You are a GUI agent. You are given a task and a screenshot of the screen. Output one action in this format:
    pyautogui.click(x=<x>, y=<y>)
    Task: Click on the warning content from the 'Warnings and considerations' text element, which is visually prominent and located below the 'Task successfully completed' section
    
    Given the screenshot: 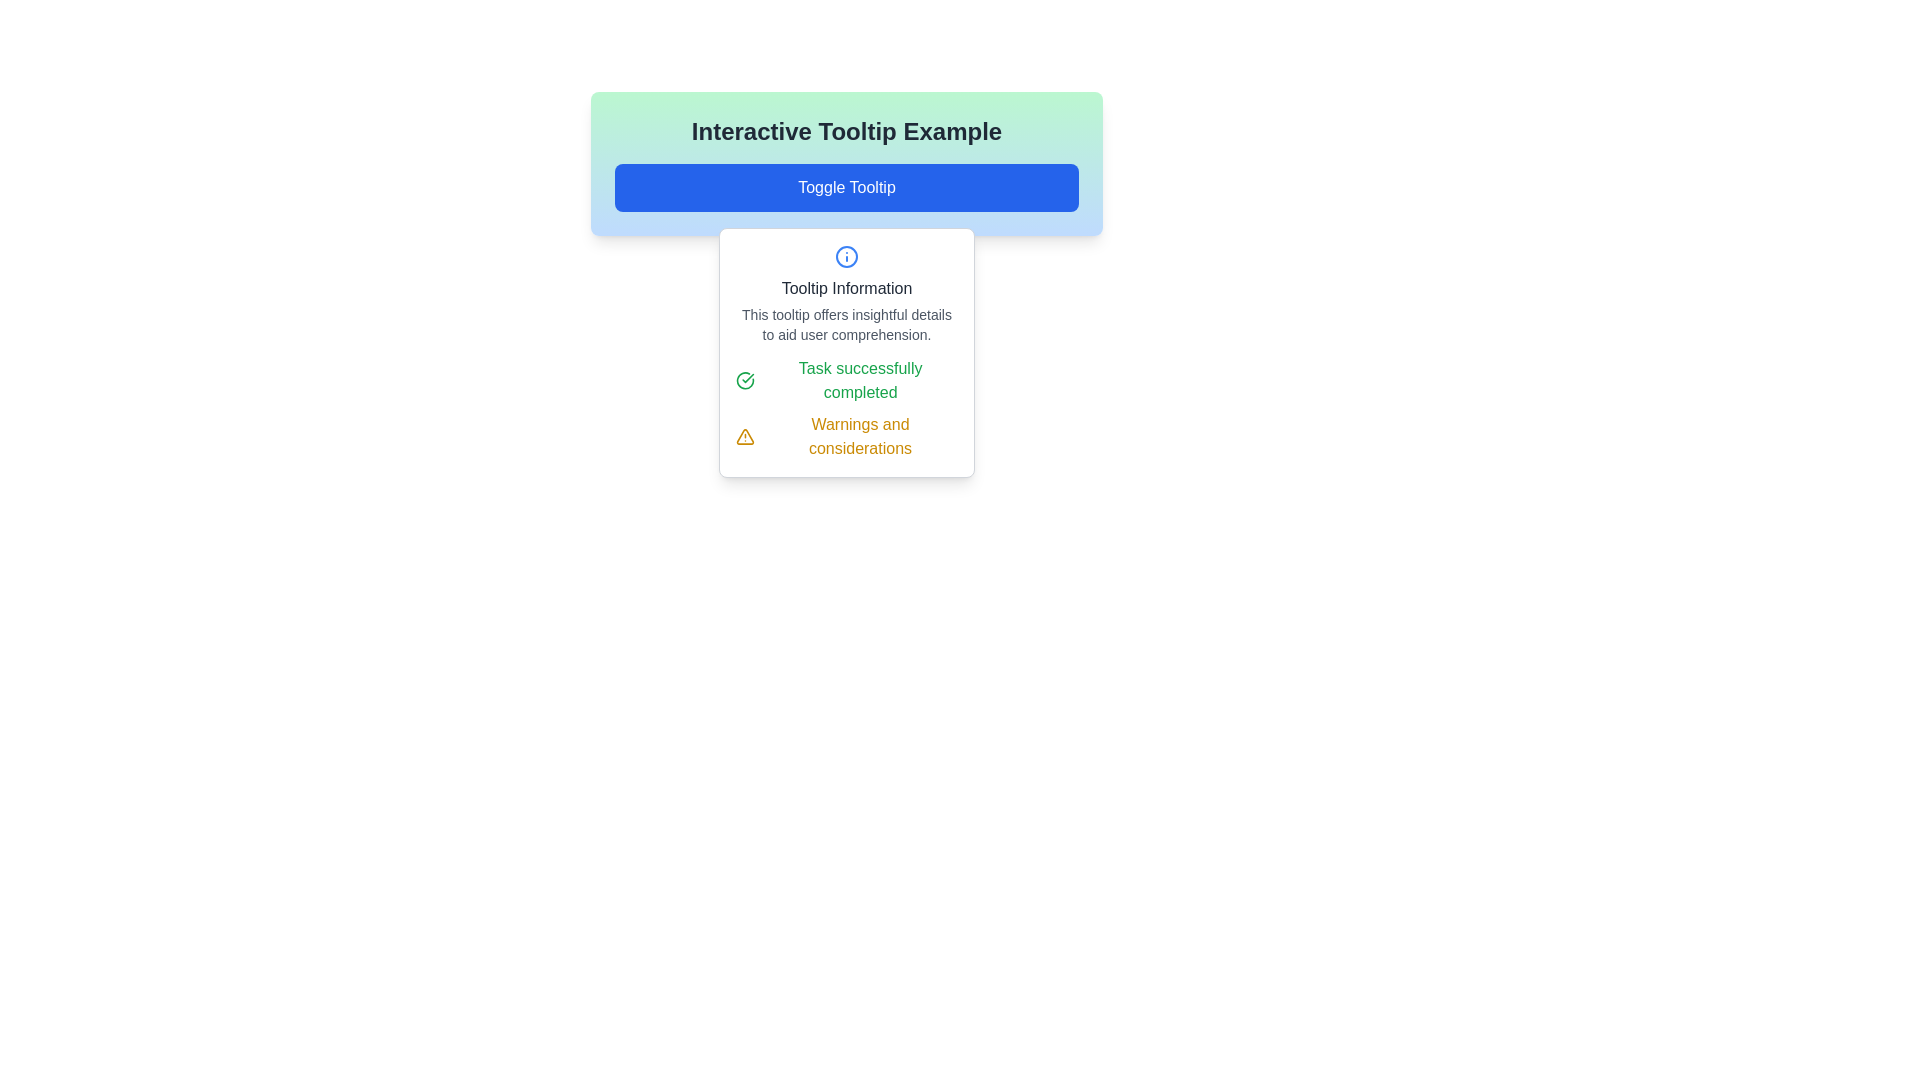 What is the action you would take?
    pyautogui.click(x=846, y=435)
    